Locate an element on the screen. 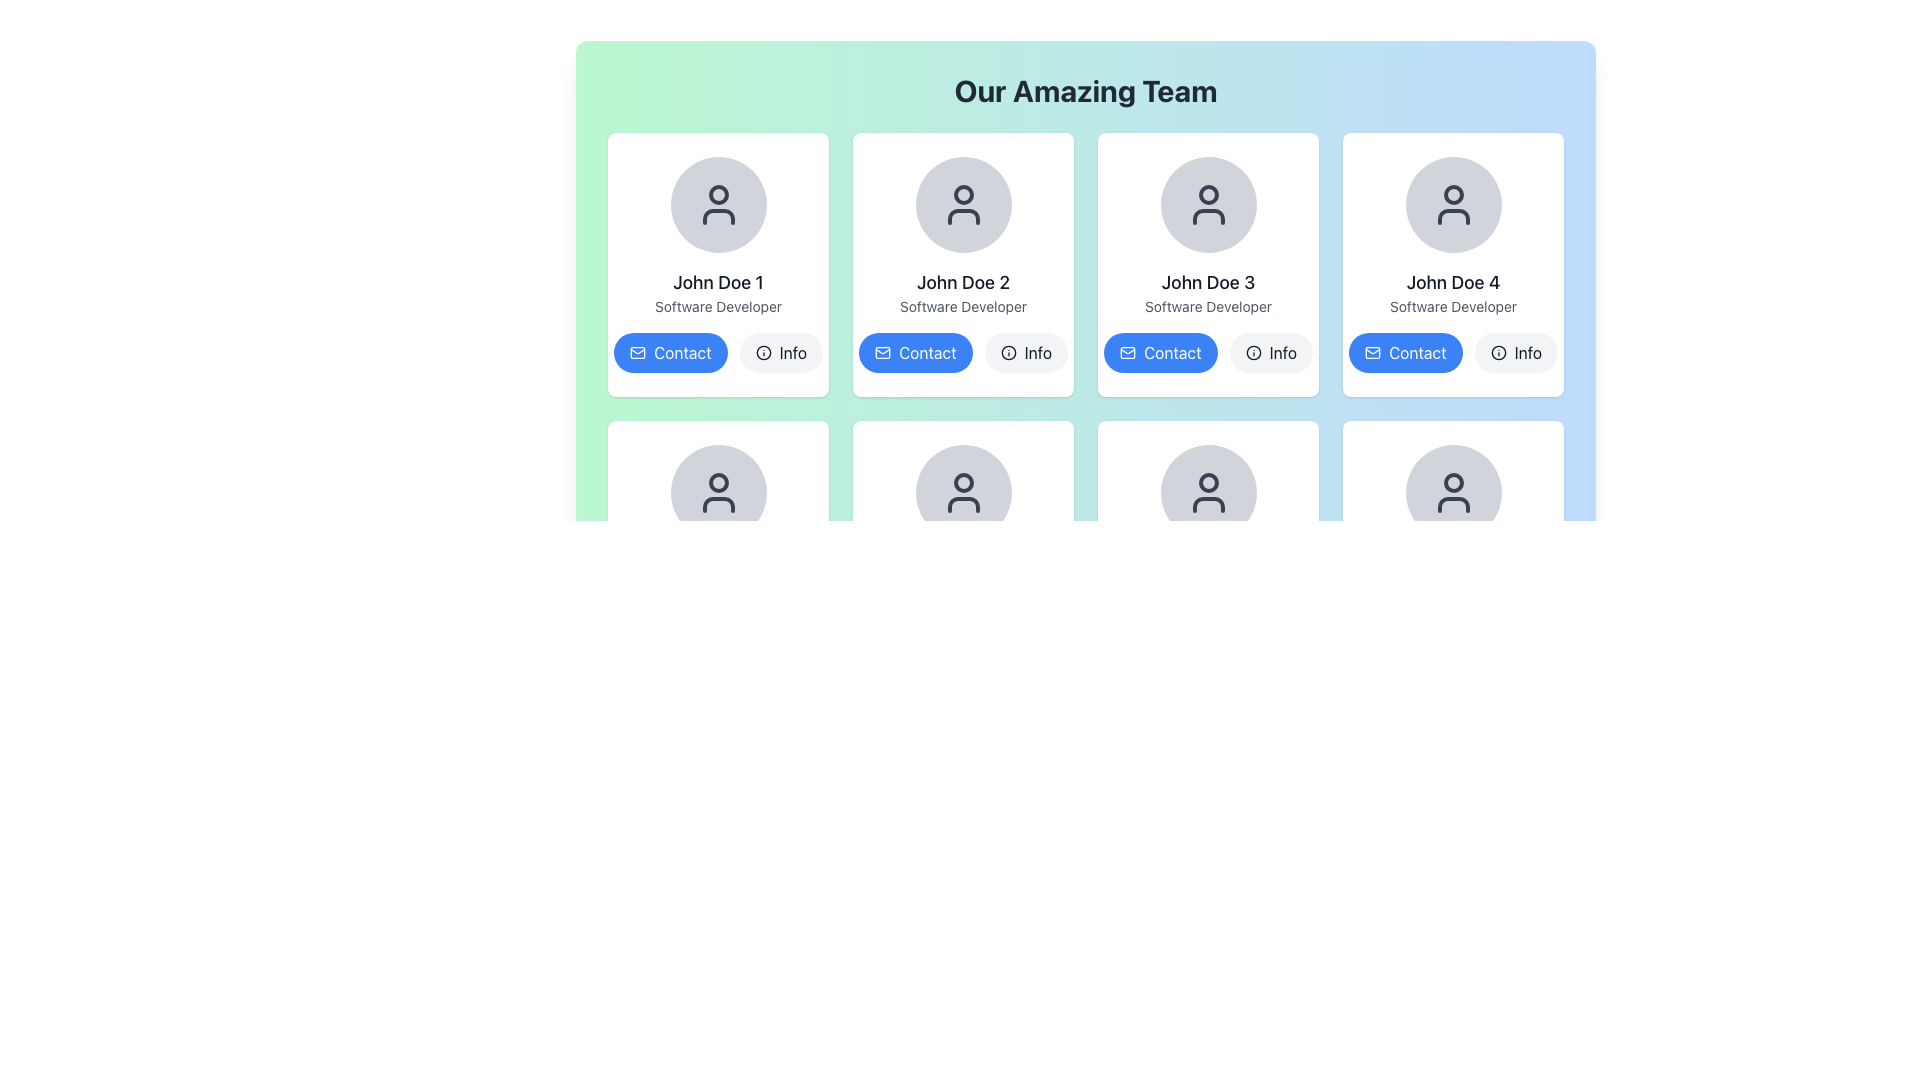 The height and width of the screenshot is (1080, 1920). the black mail icon within the blue 'Contact' button located below the card for 'John Doe 4 - Software Developer' in the fourth column of the team grid layout is located at coordinates (1371, 352).